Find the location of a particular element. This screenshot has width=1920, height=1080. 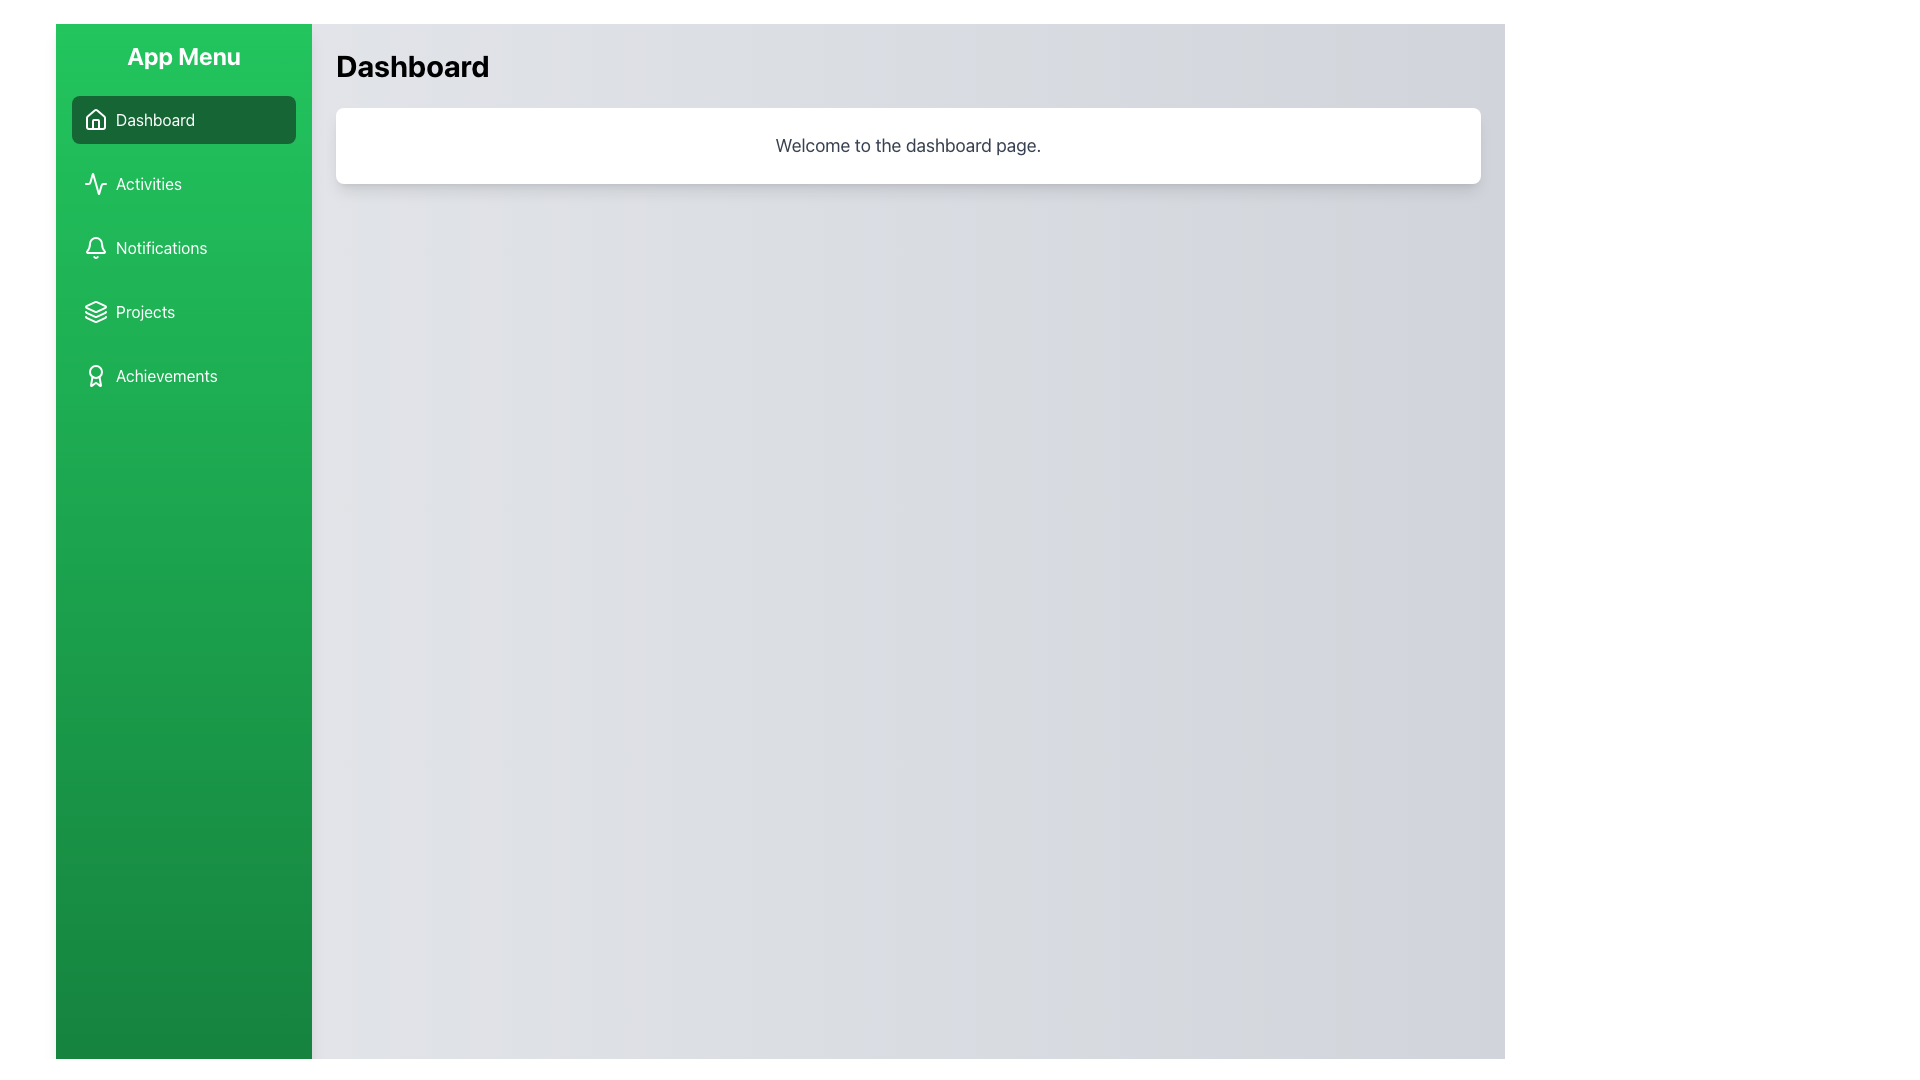

the 'Dashboard' text button located at the top of the vertical menu on the left side of the interface to bring it into view is located at coordinates (154, 119).